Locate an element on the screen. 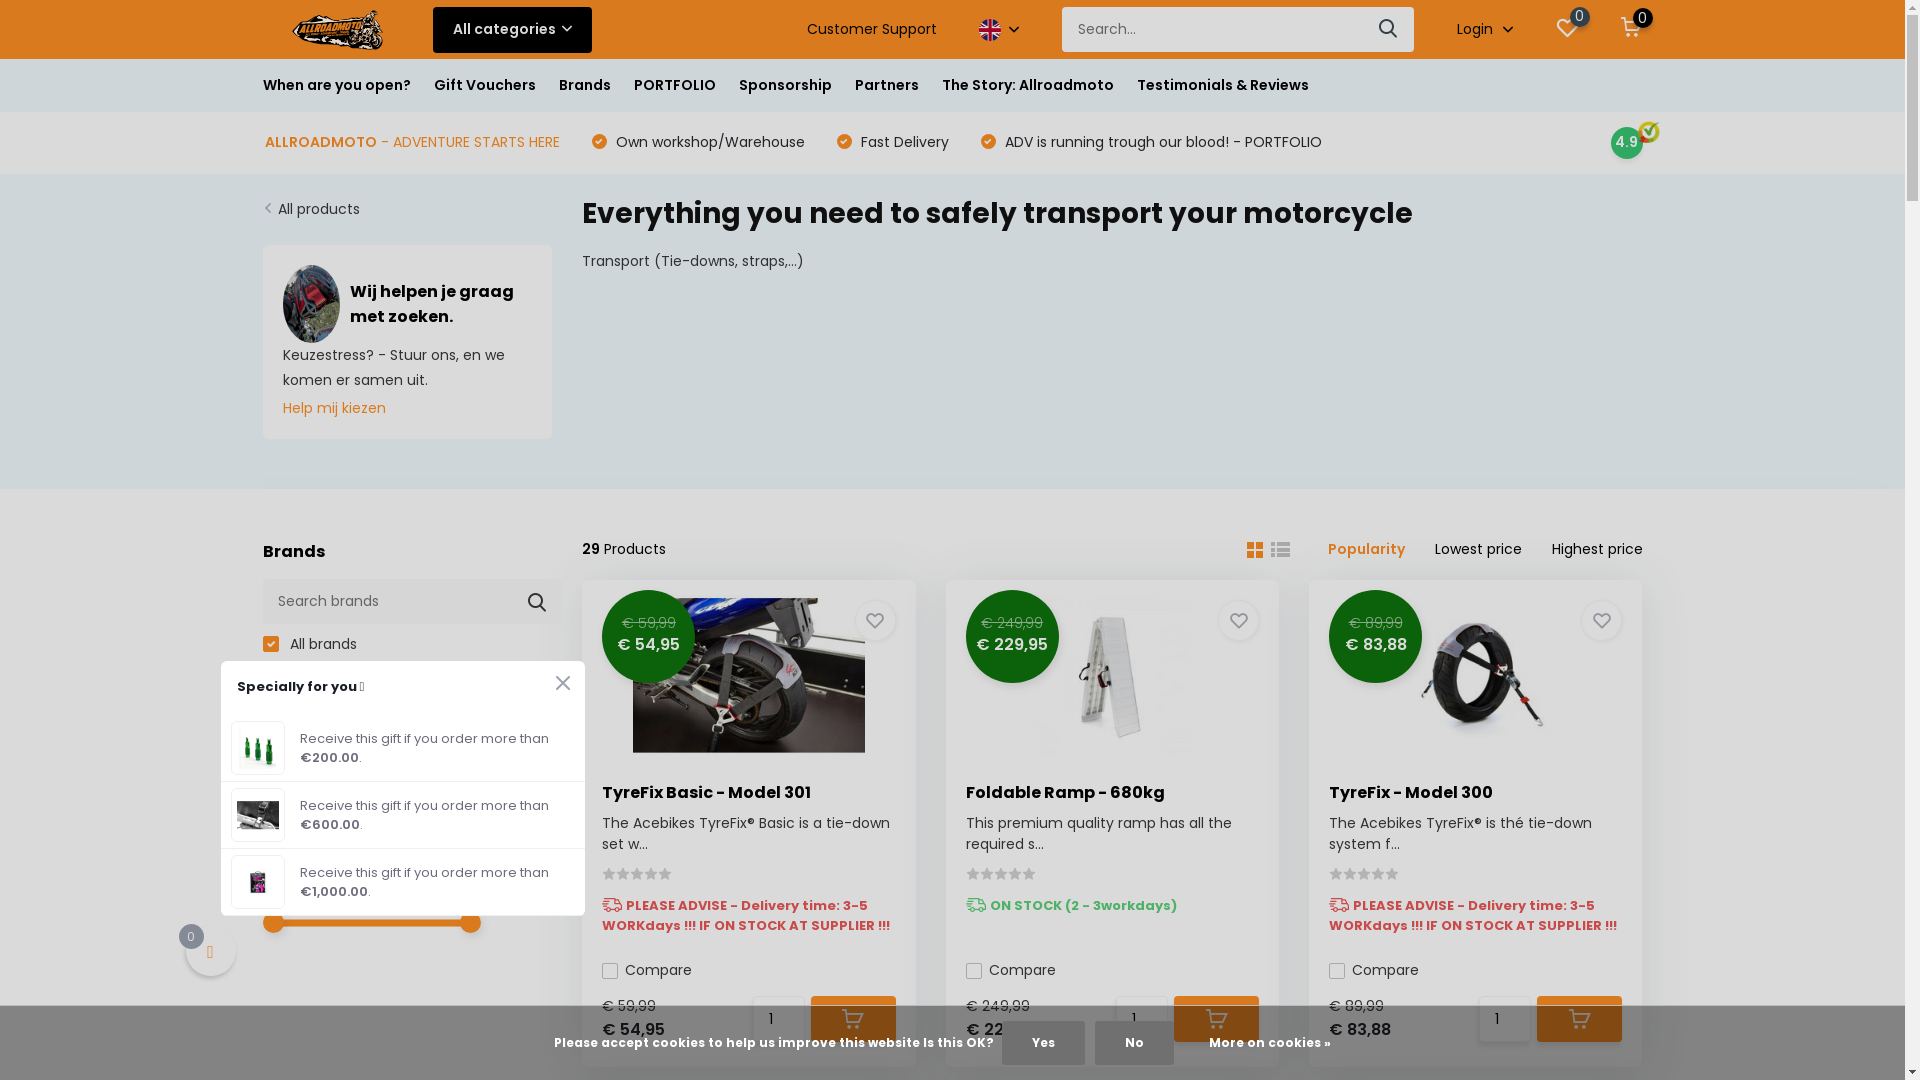 The height and width of the screenshot is (1080, 1920). 'Login' is located at coordinates (1484, 29).